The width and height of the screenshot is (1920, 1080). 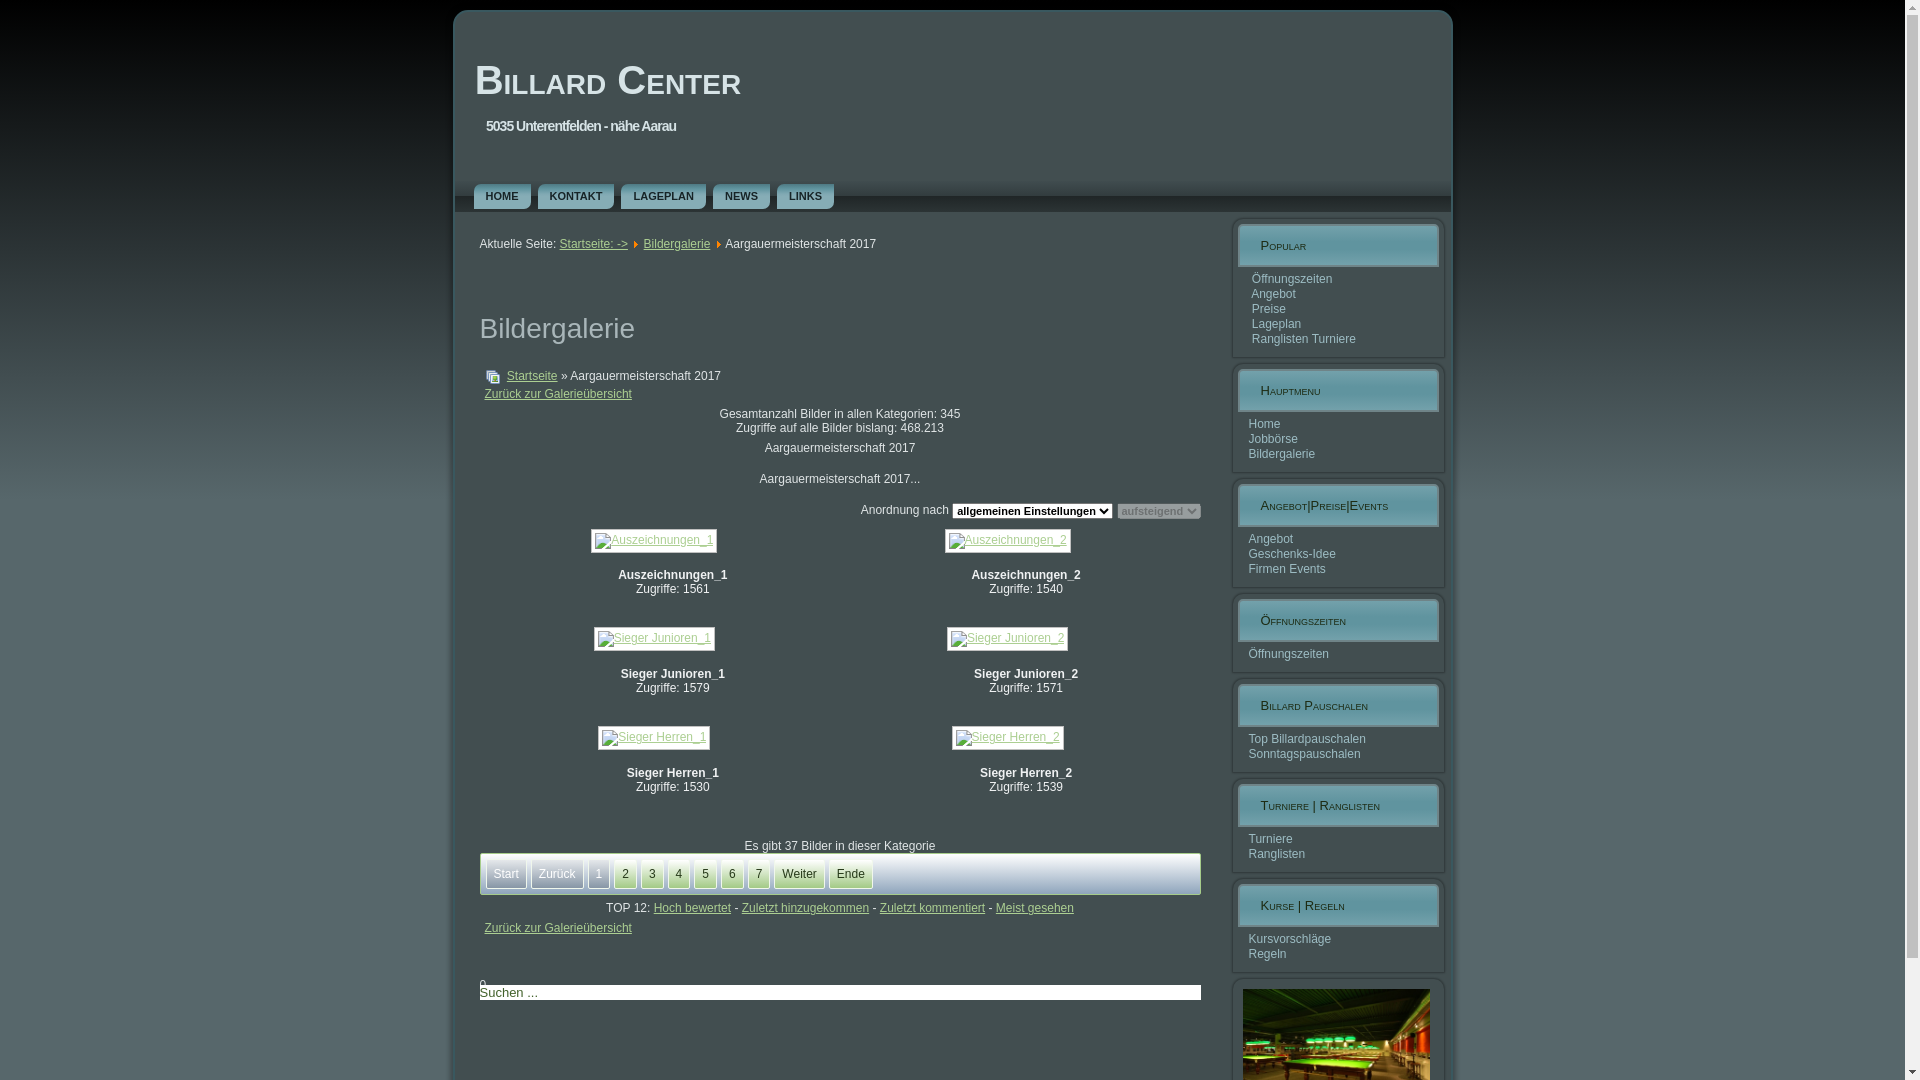 I want to click on 'Sieger Herren_2', so click(x=1009, y=740).